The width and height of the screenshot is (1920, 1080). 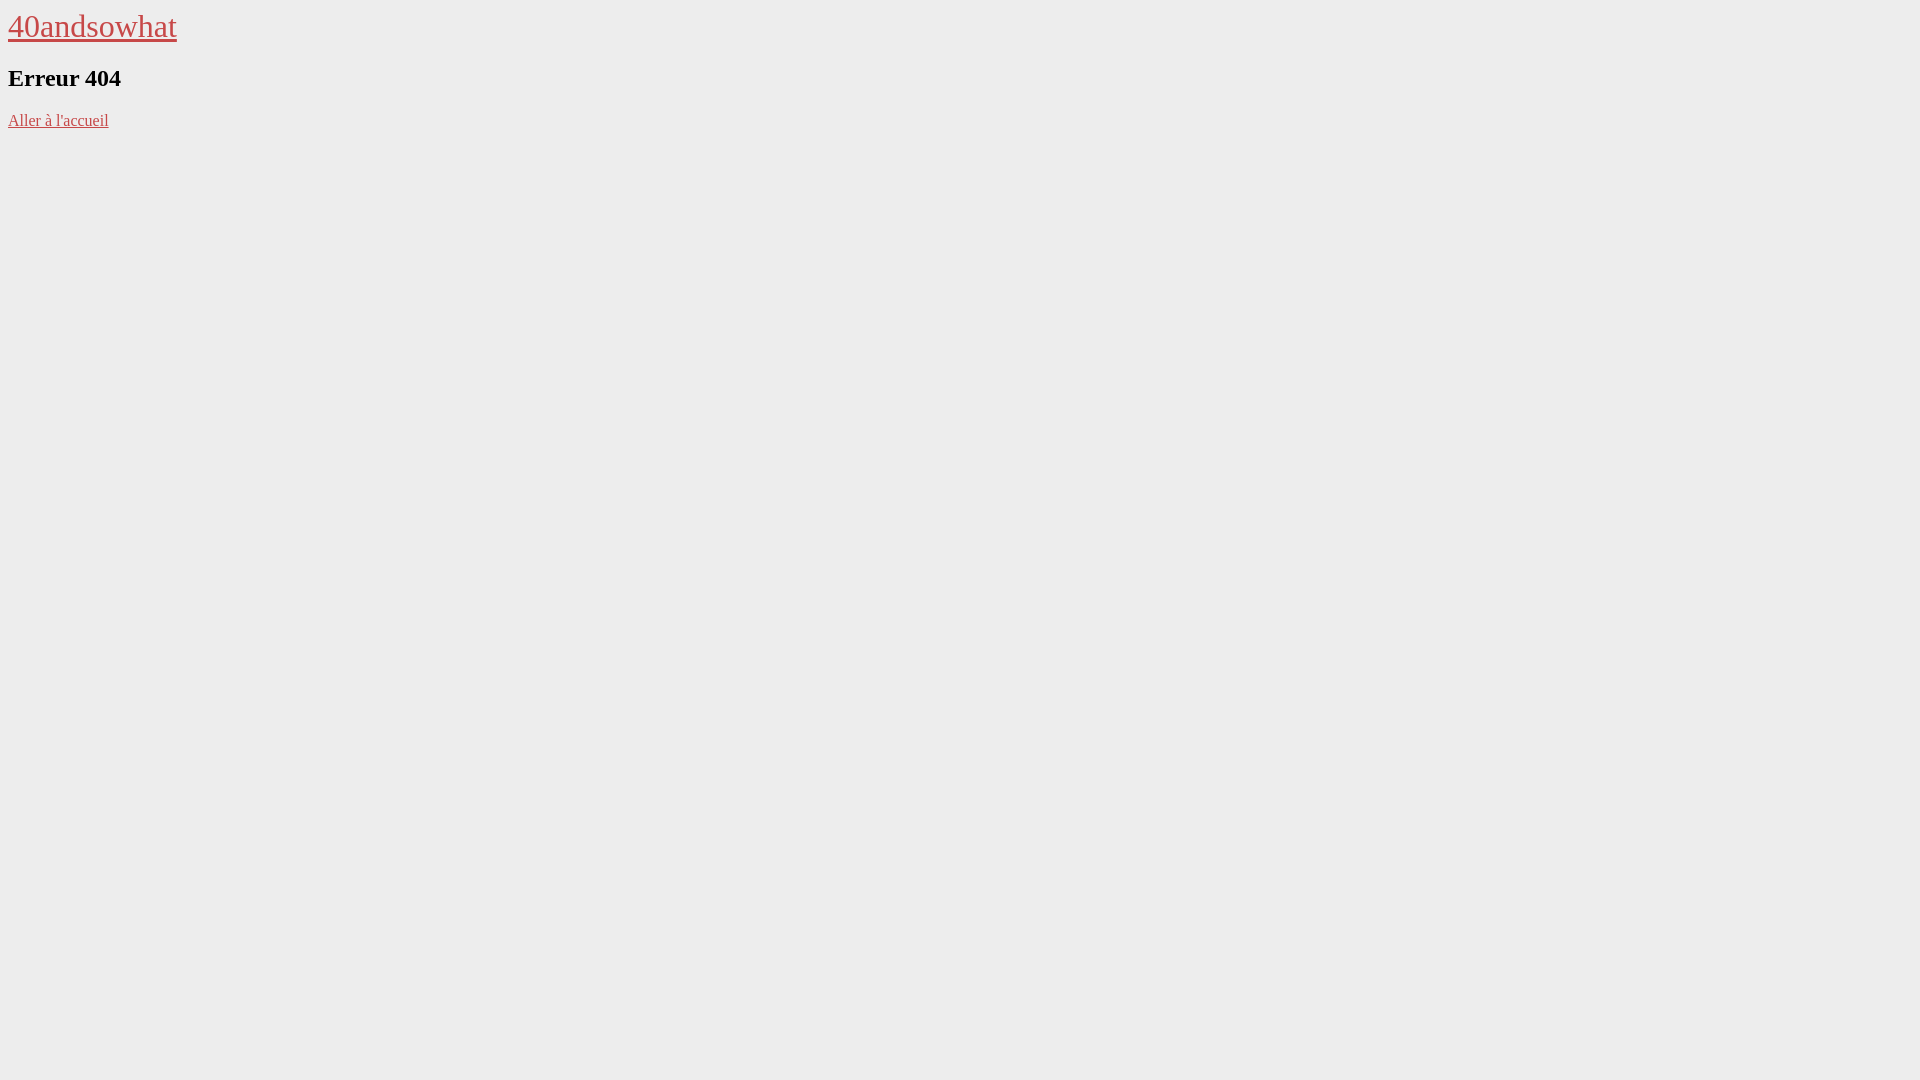 I want to click on '40andsowhat', so click(x=91, y=26).